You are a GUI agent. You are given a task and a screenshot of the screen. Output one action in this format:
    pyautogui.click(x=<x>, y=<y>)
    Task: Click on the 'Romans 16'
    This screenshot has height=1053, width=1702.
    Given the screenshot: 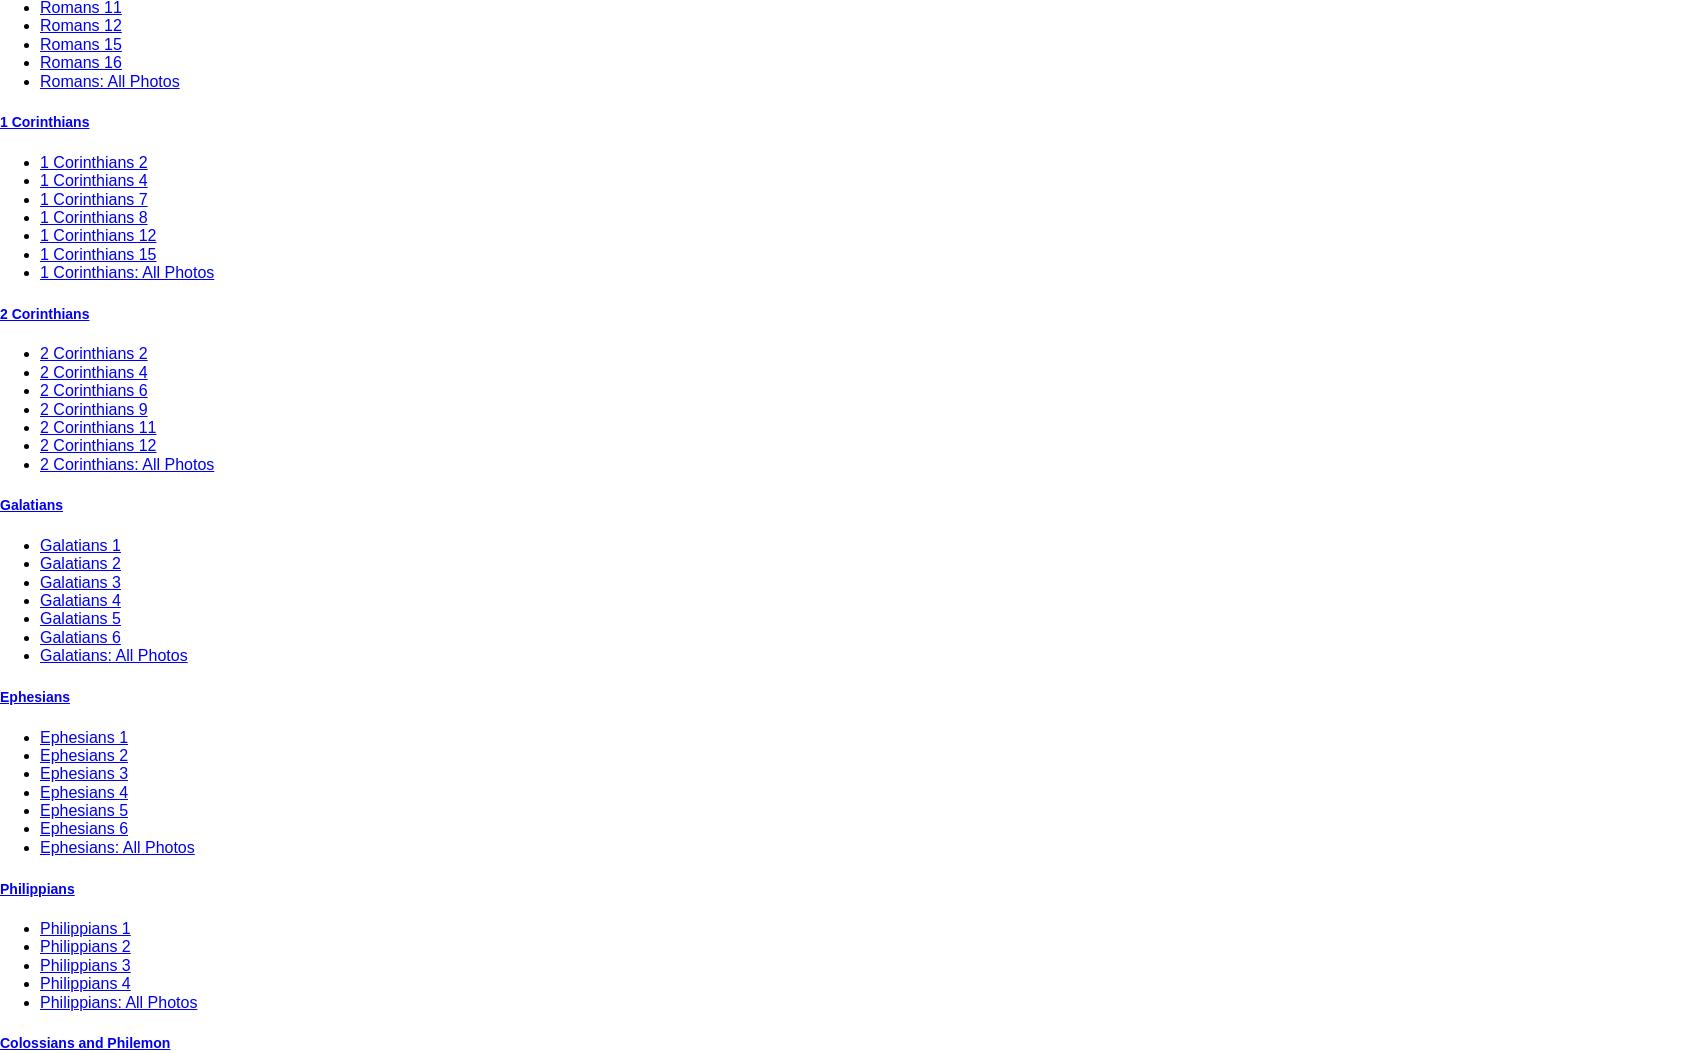 What is the action you would take?
    pyautogui.click(x=80, y=61)
    